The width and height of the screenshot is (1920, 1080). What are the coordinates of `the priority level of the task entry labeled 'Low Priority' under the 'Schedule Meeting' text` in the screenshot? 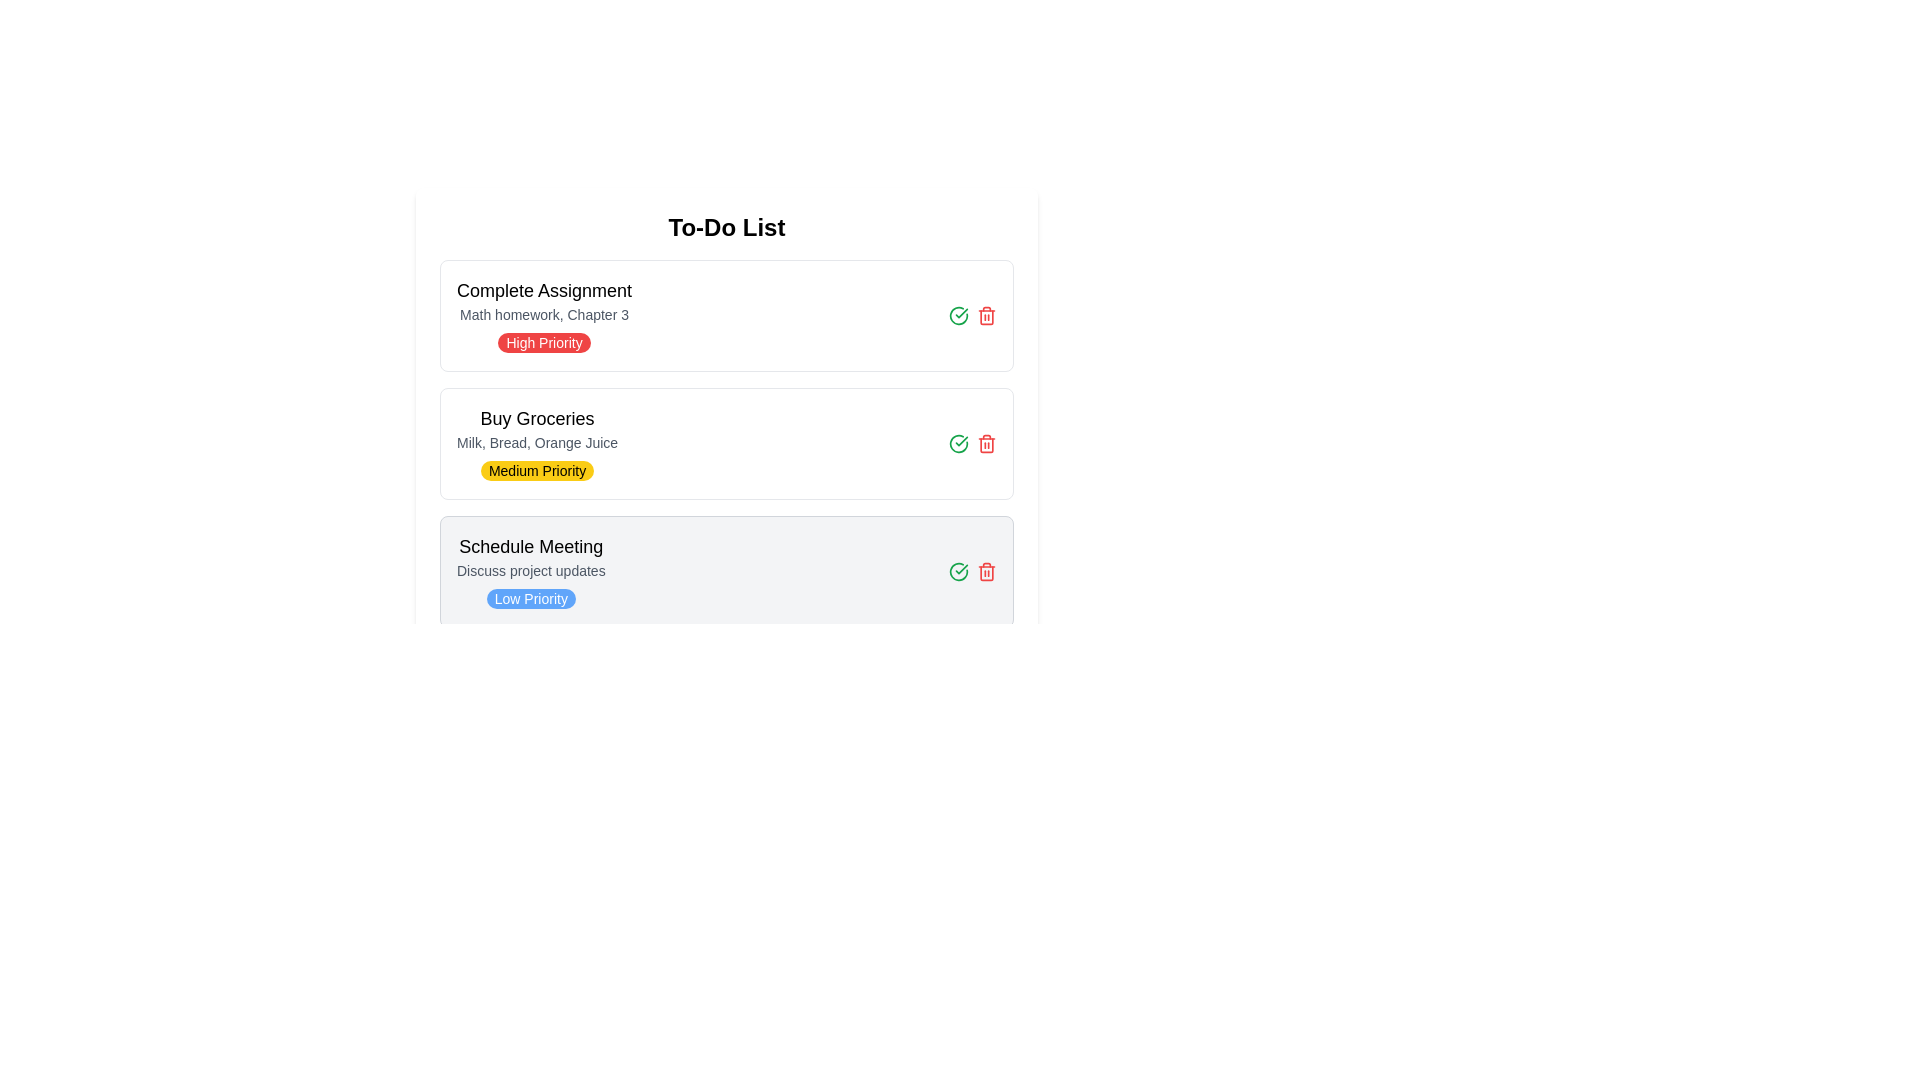 It's located at (531, 571).